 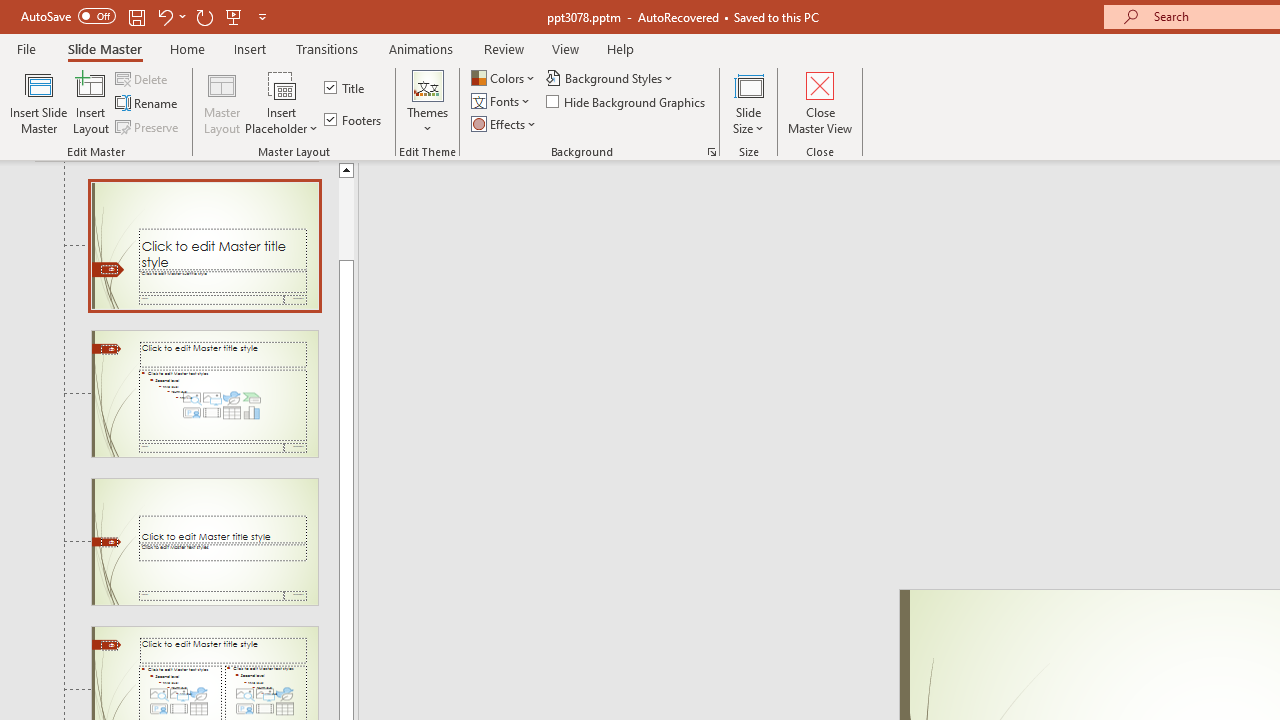 What do you see at coordinates (503, 101) in the screenshot?
I see `'Fonts'` at bounding box center [503, 101].